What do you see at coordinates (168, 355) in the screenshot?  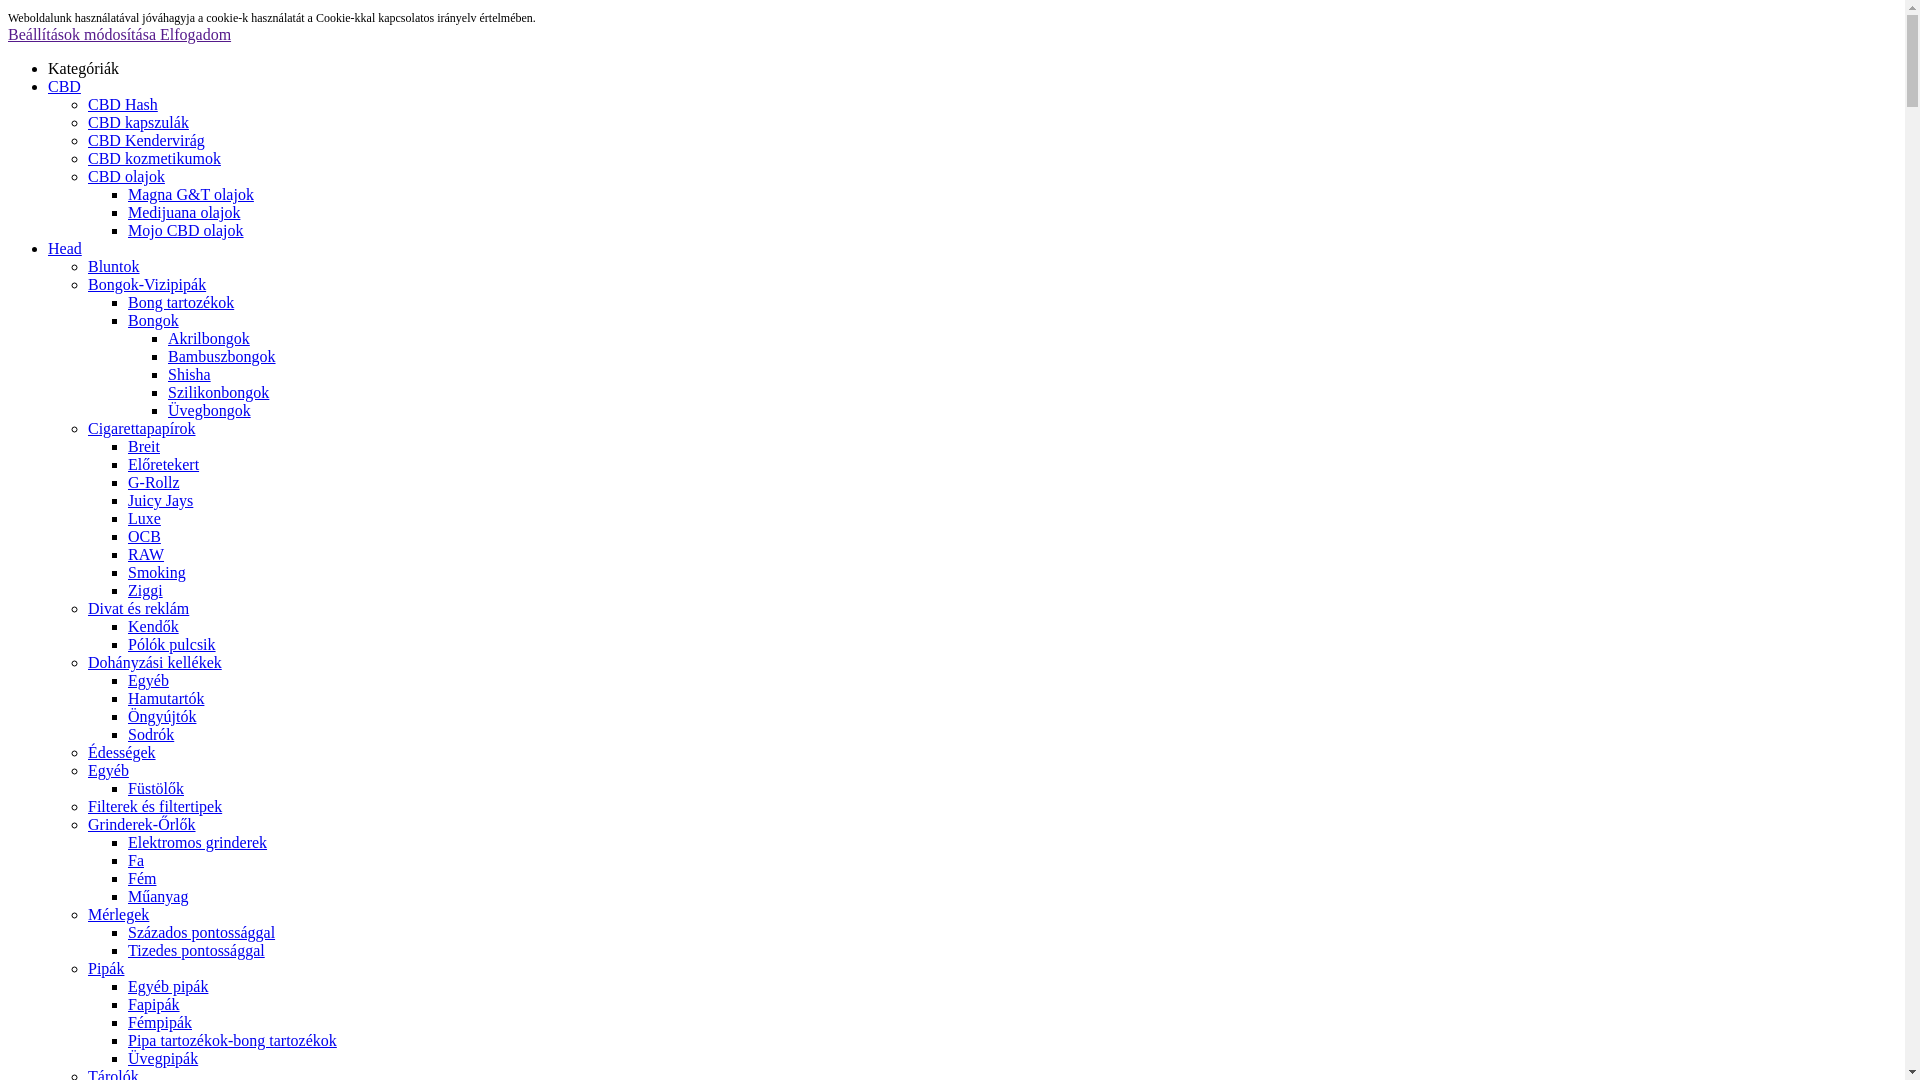 I see `'Bambuszbongok'` at bounding box center [168, 355].